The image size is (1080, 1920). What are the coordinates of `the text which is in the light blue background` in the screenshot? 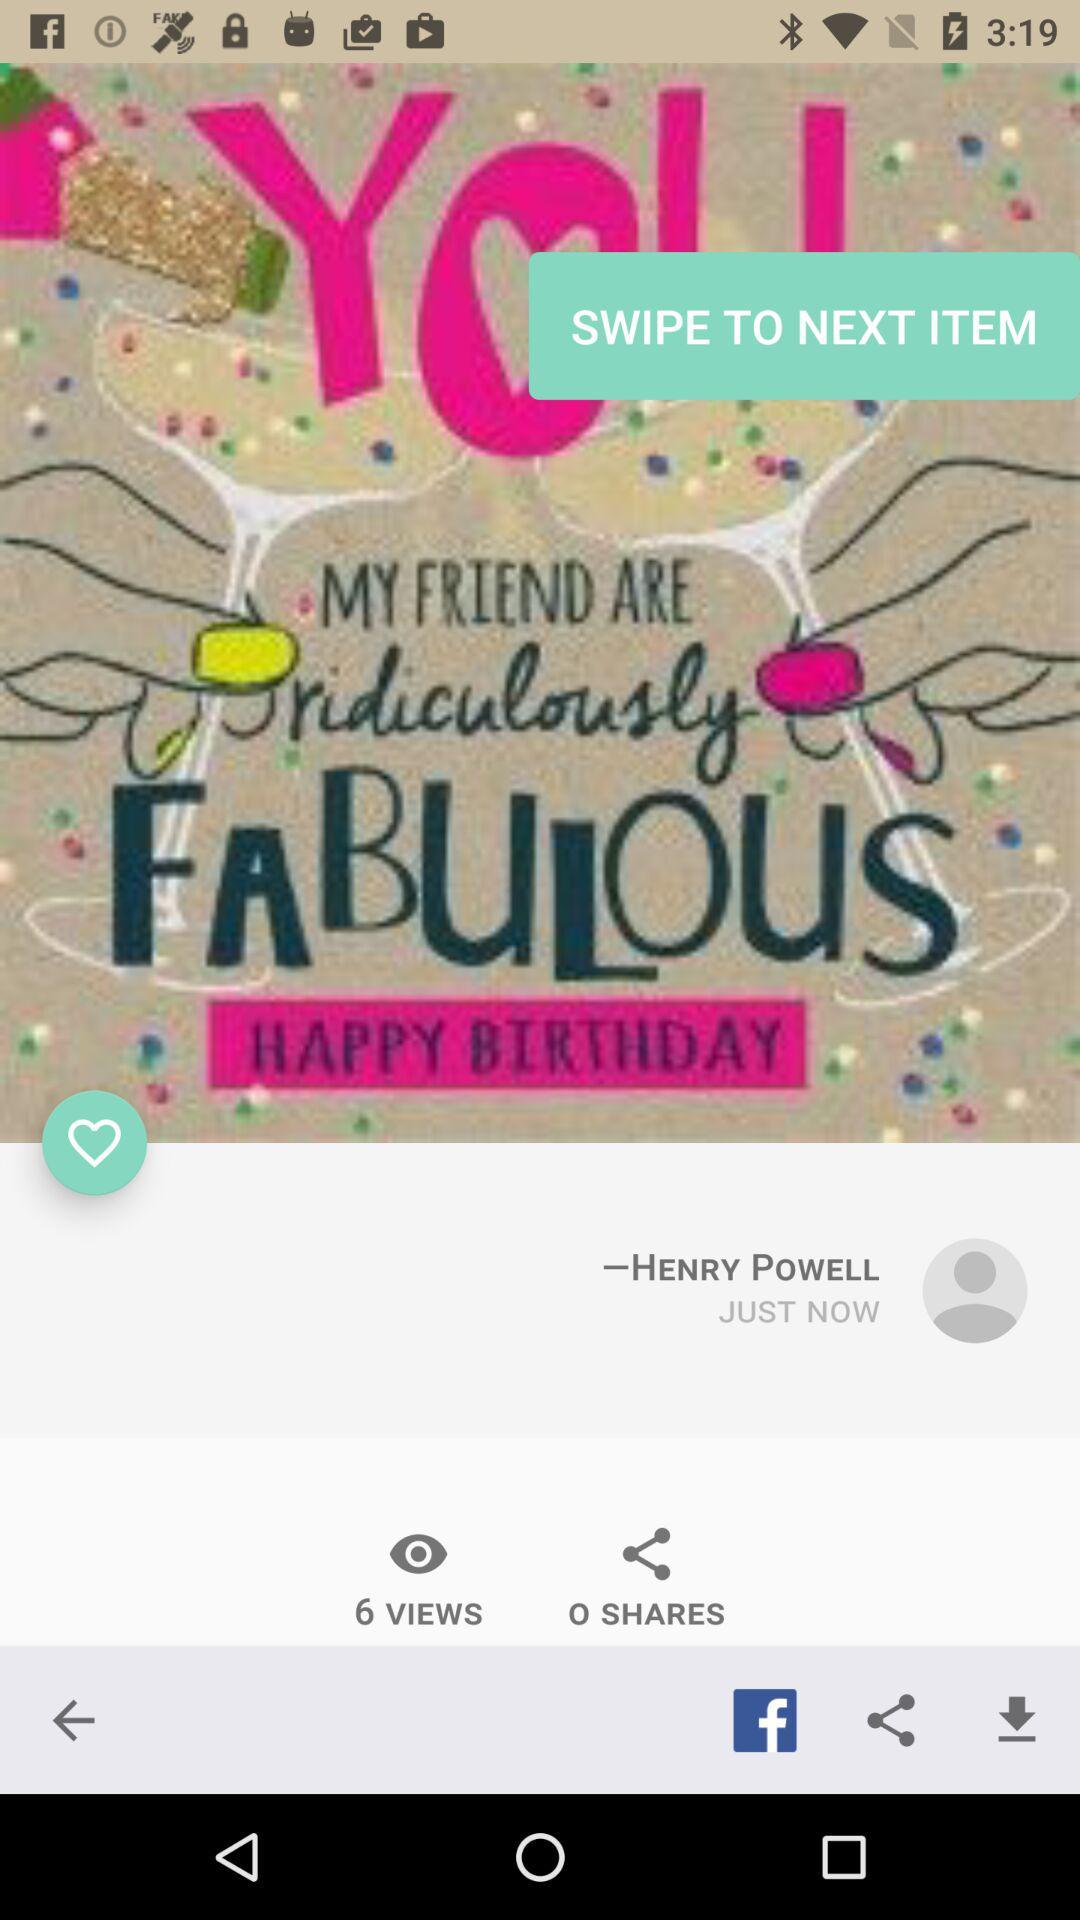 It's located at (803, 326).